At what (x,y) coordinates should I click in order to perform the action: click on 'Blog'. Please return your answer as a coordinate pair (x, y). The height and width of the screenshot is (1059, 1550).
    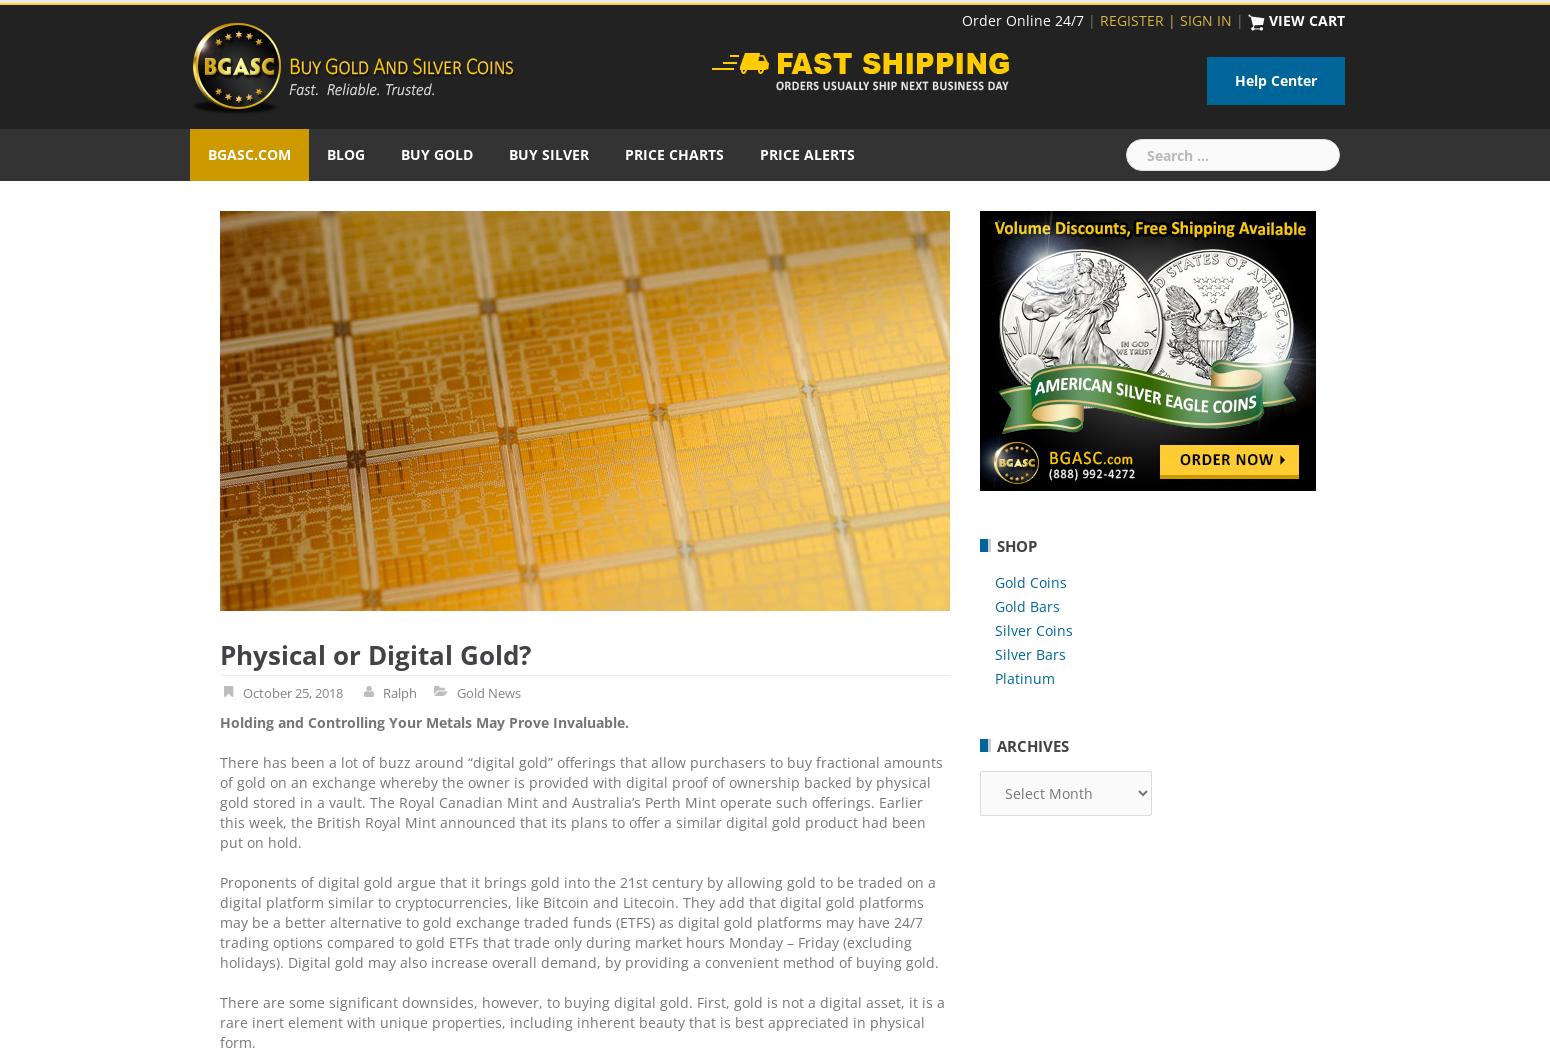
    Looking at the image, I should click on (344, 153).